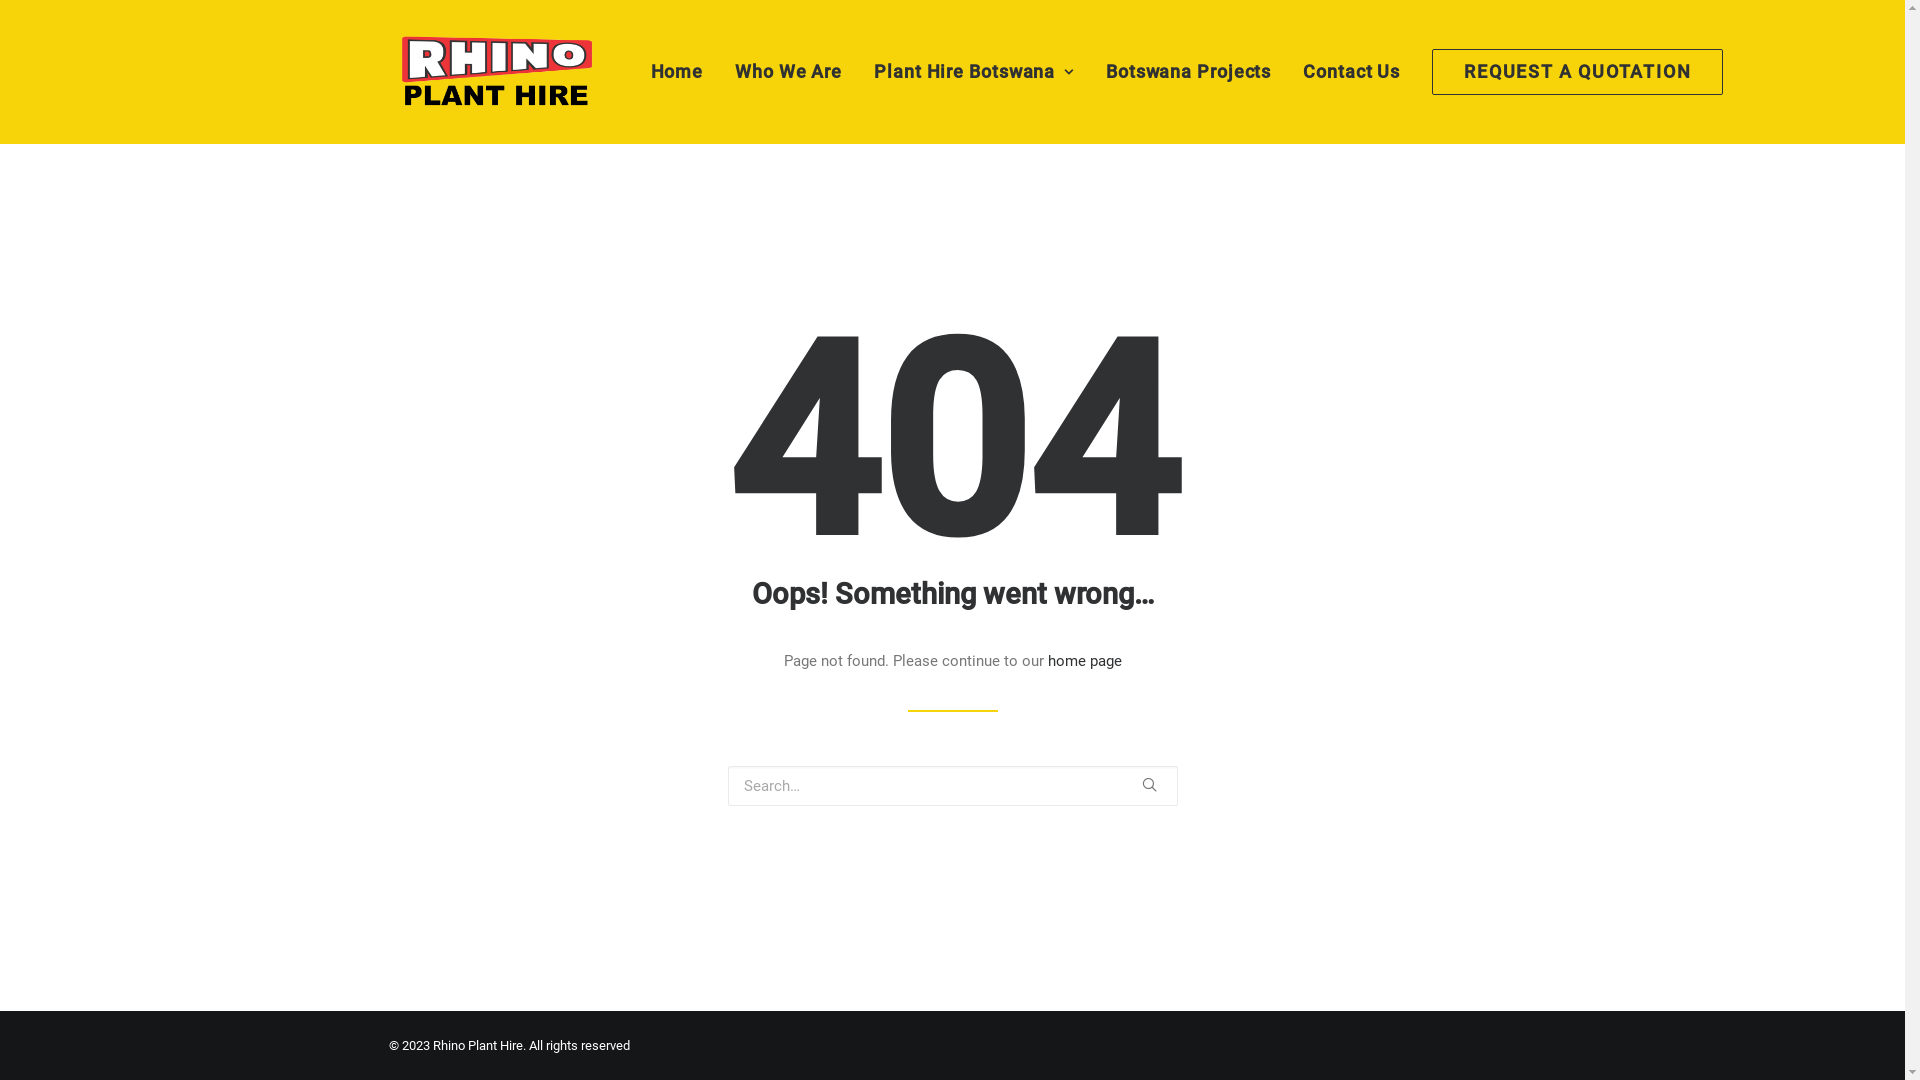 Image resolution: width=1920 pixels, height=1080 pixels. Describe the element at coordinates (1083, 660) in the screenshot. I see `'home page'` at that location.